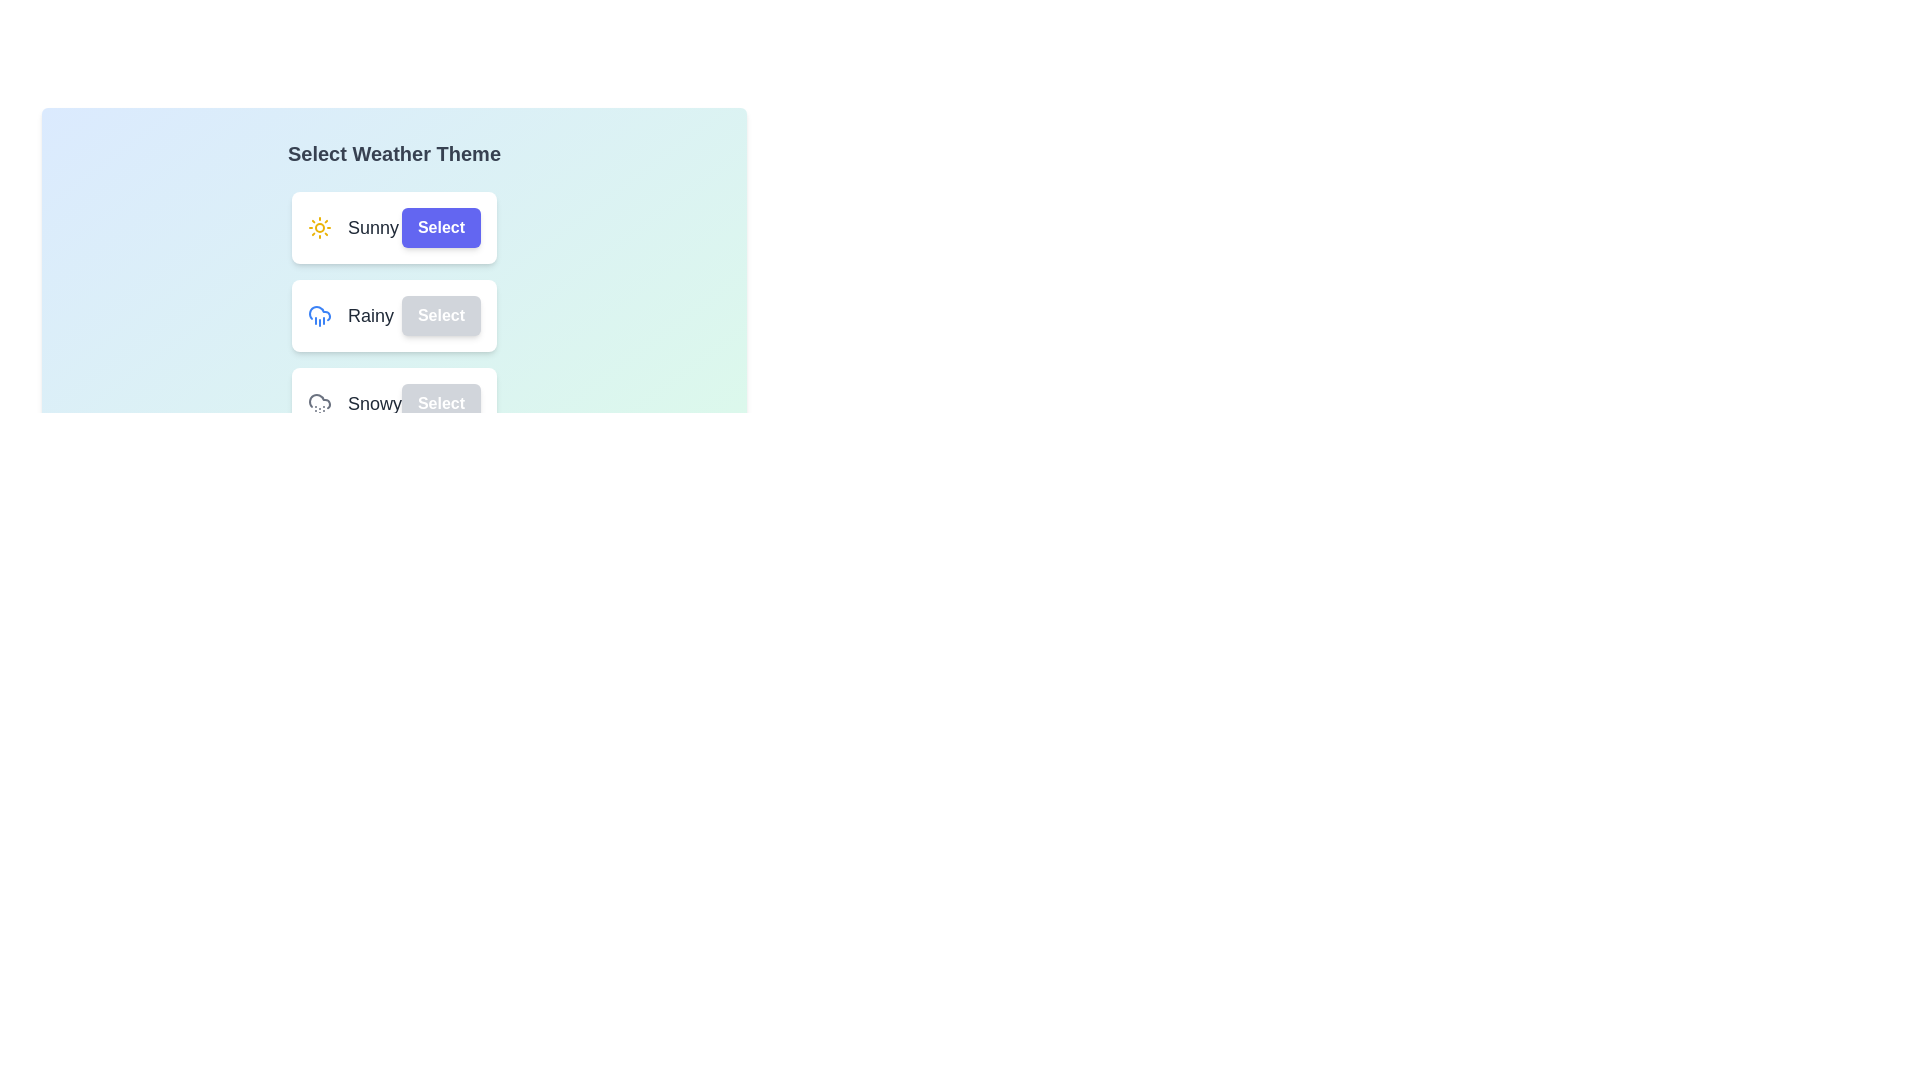 The height and width of the screenshot is (1080, 1920). What do you see at coordinates (440, 404) in the screenshot?
I see `the 'Select' button corresponding to the weather theme Snowy` at bounding box center [440, 404].